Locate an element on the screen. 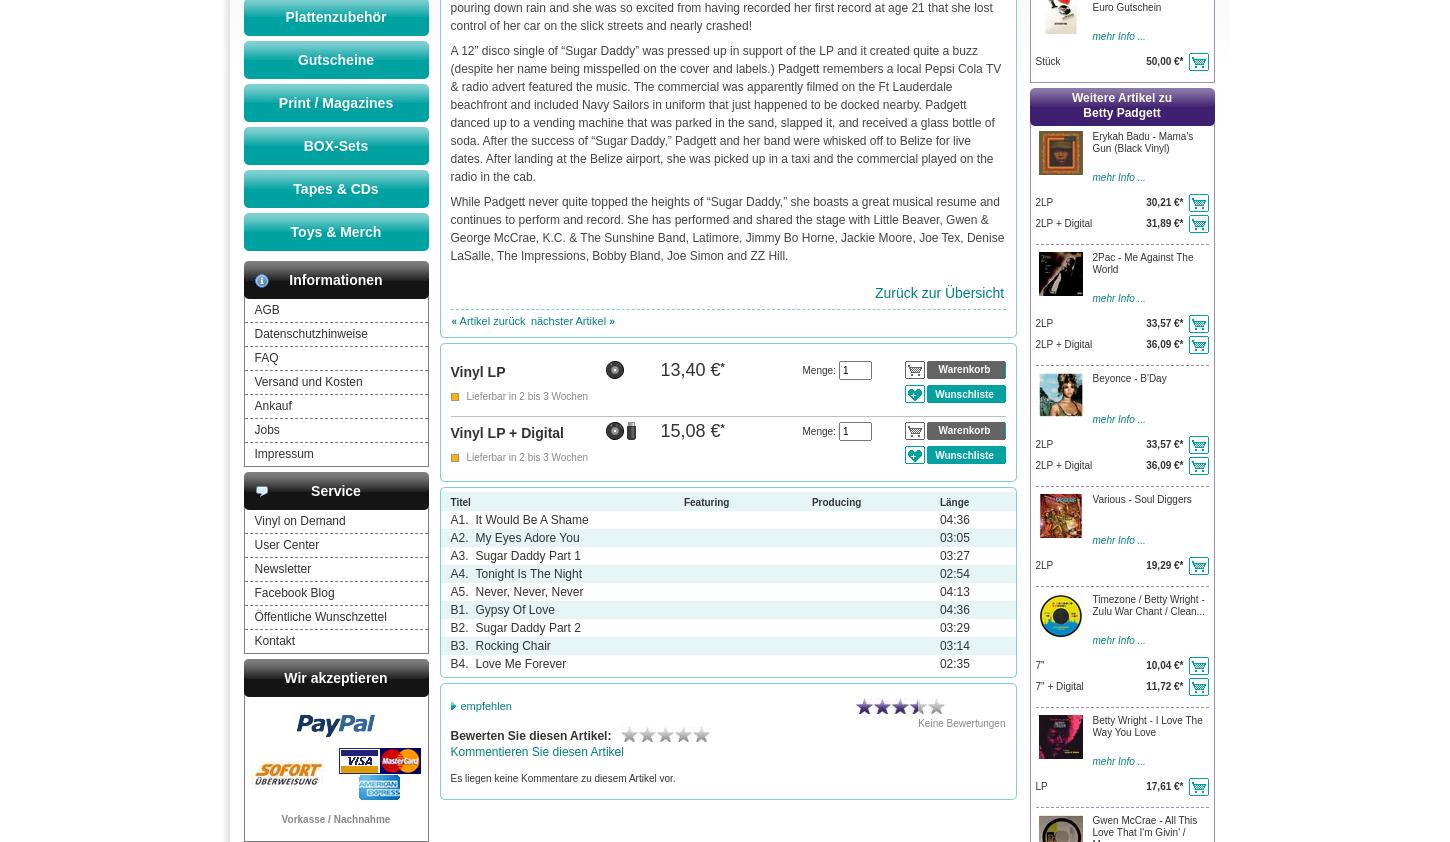  'Vinyl on Demand' is located at coordinates (299, 520).